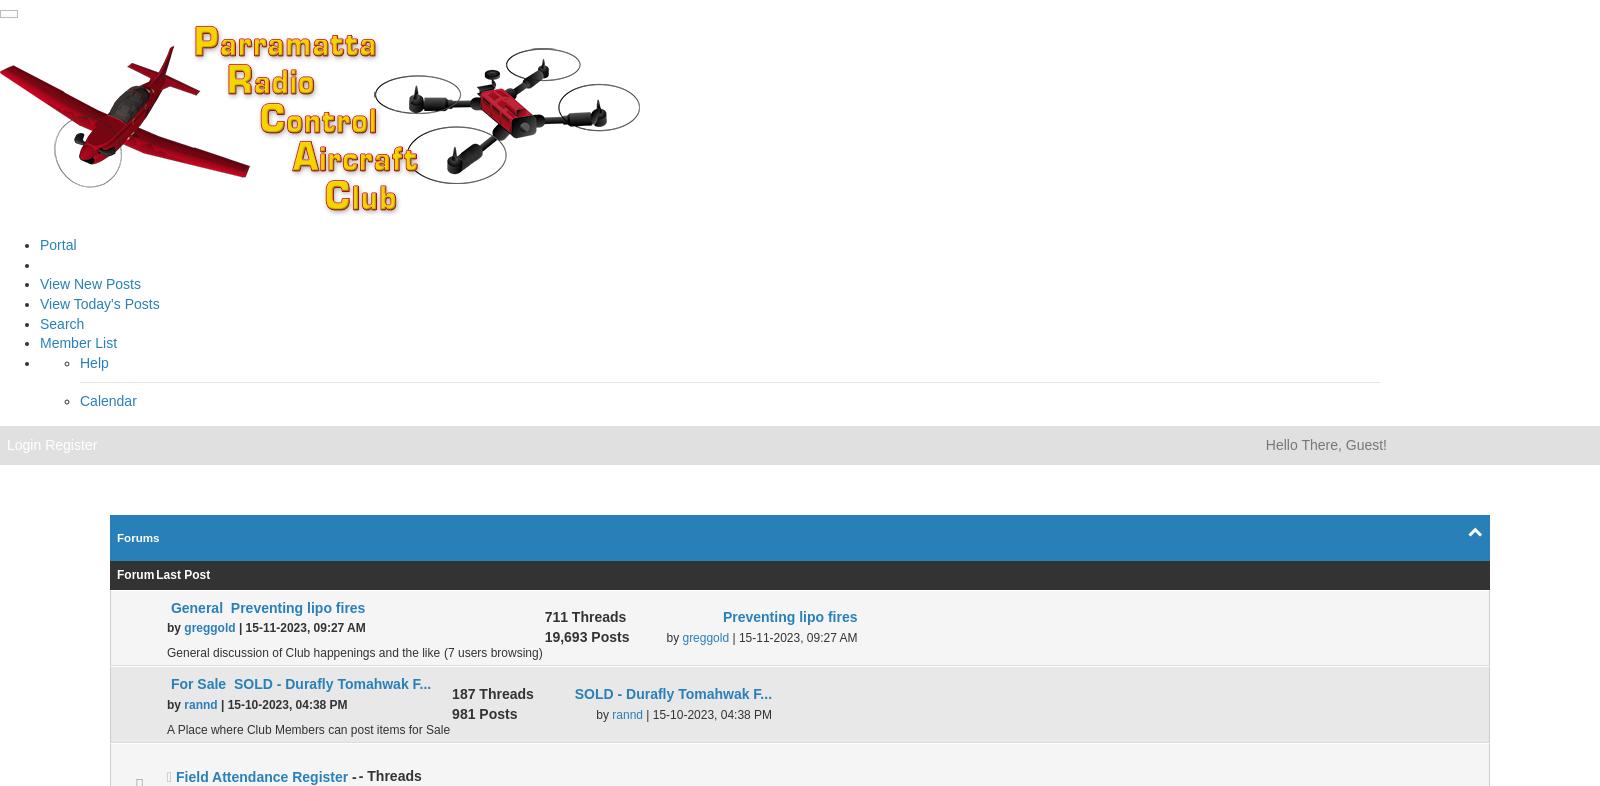 The image size is (1600, 786). I want to click on 'For Sale', so click(196, 683).